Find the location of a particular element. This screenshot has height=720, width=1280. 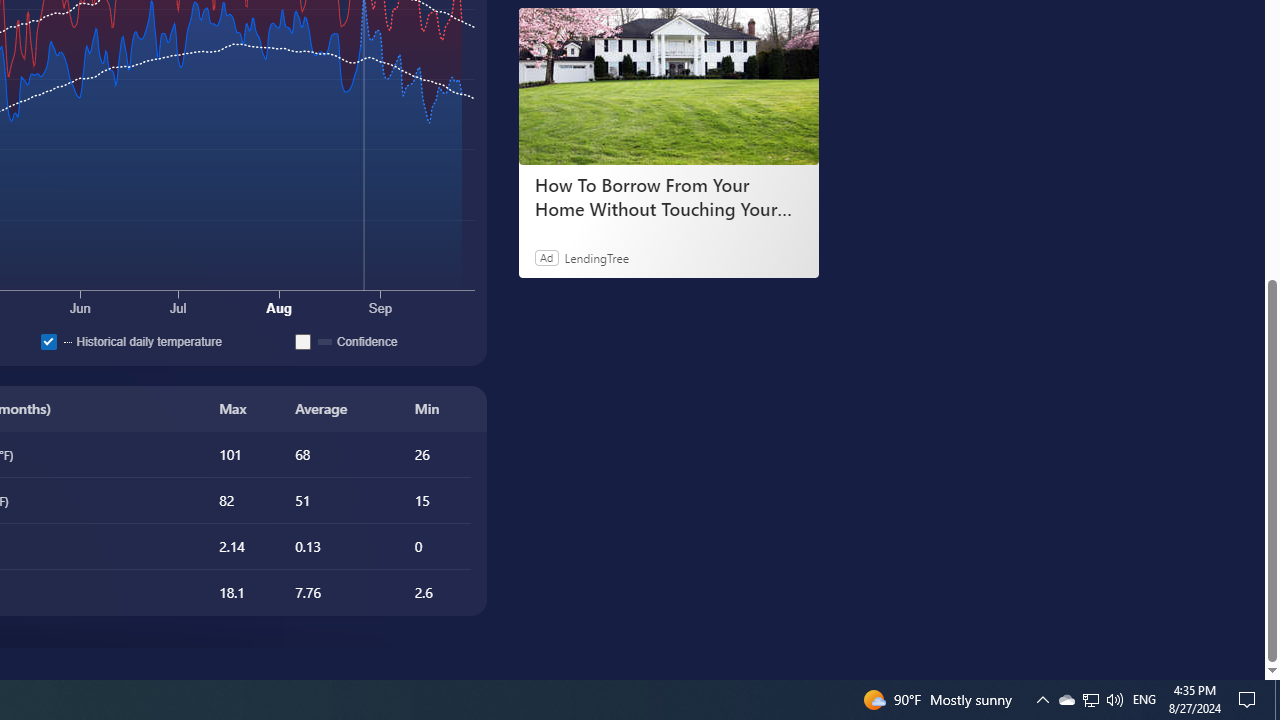

'Action Center, No new notifications' is located at coordinates (1250, 698).